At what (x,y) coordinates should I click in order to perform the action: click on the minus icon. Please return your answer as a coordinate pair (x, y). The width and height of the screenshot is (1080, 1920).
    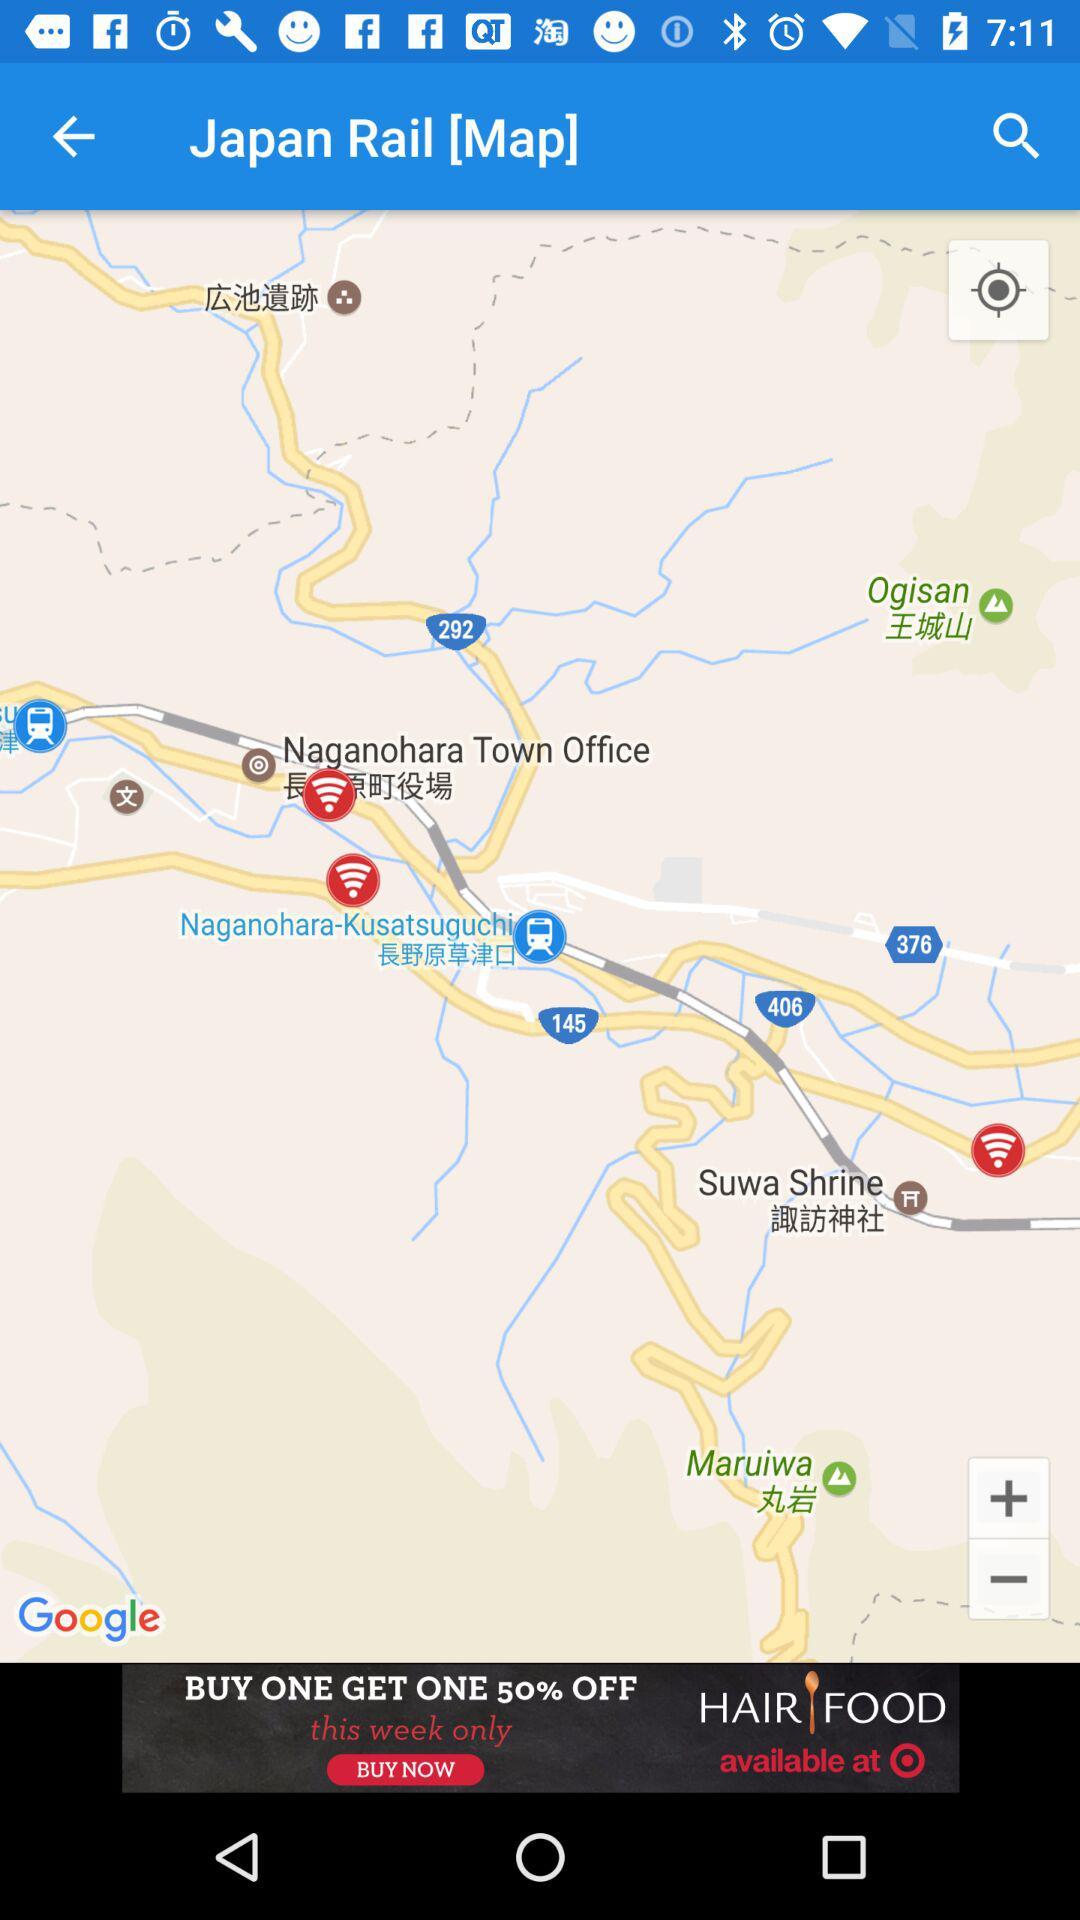
    Looking at the image, I should click on (1008, 1578).